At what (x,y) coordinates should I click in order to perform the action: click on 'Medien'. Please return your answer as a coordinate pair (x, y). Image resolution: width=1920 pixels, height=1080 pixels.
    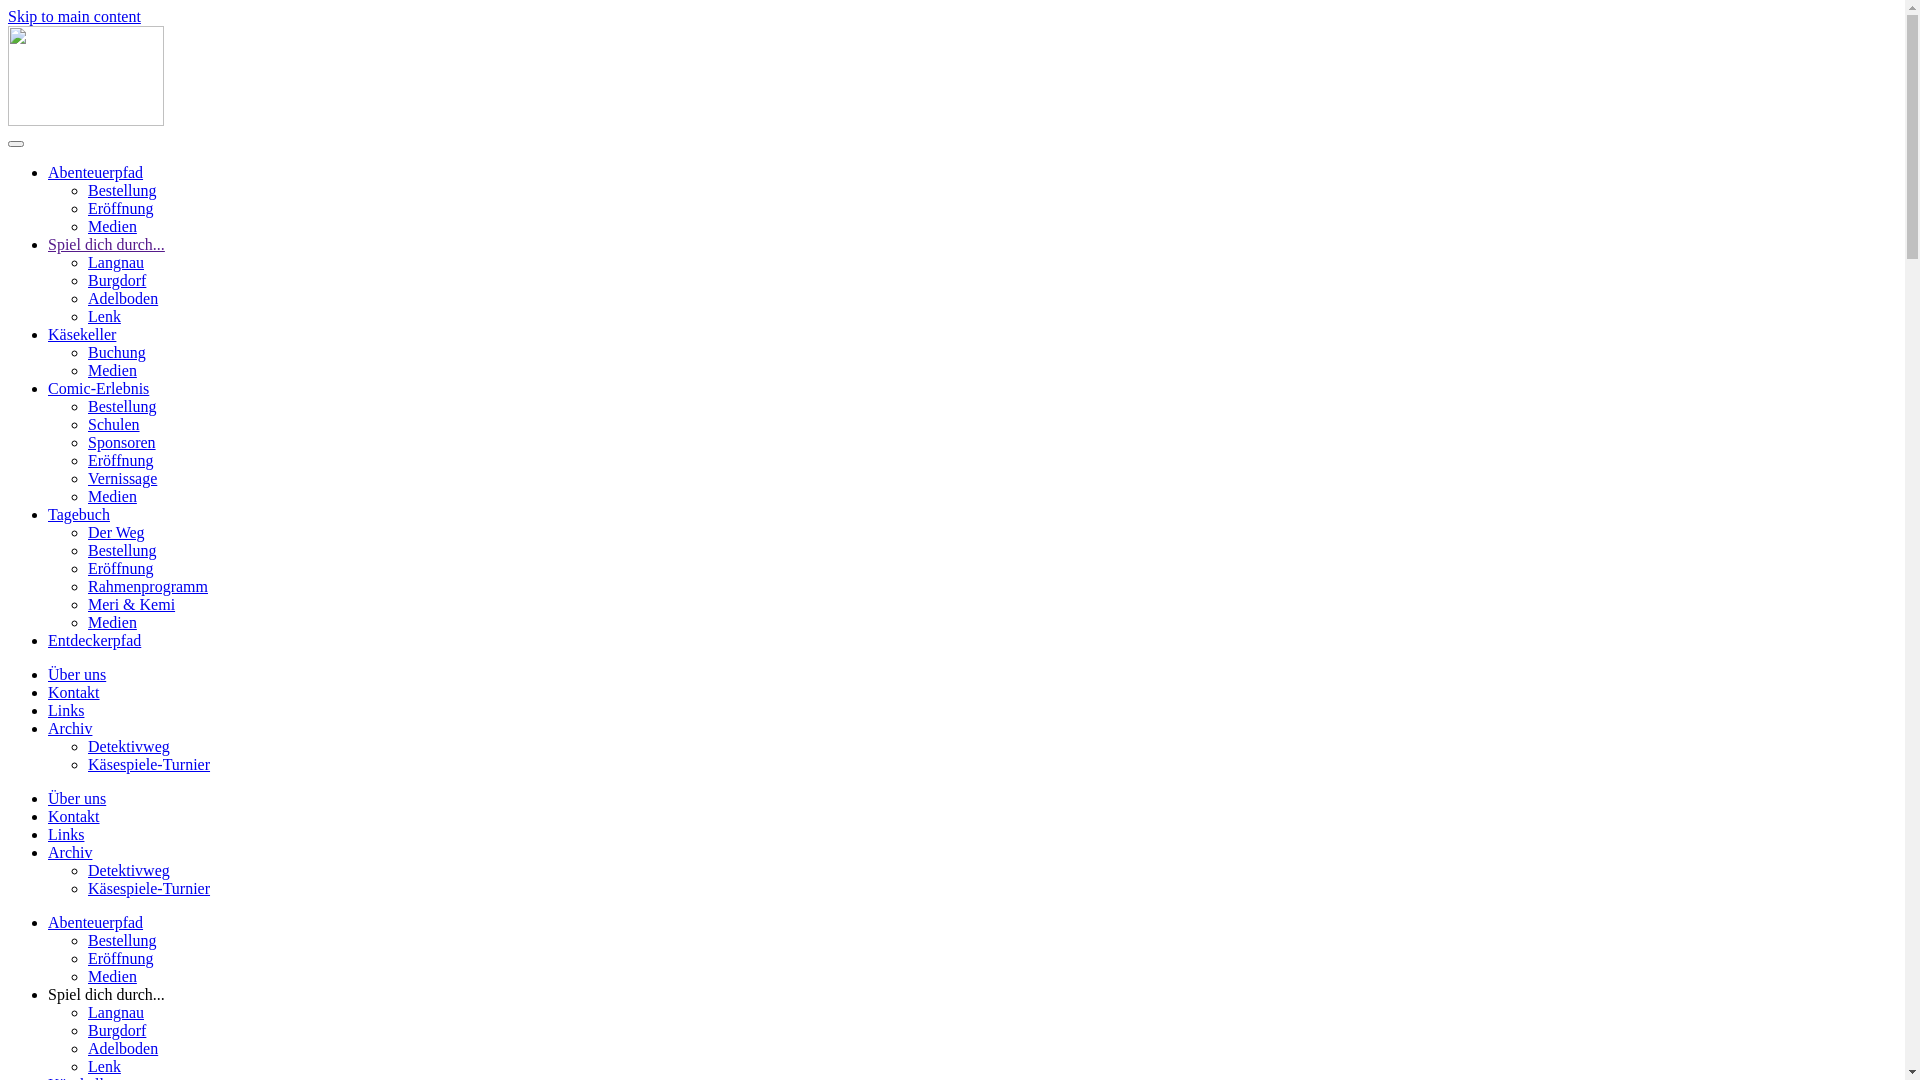
    Looking at the image, I should click on (111, 370).